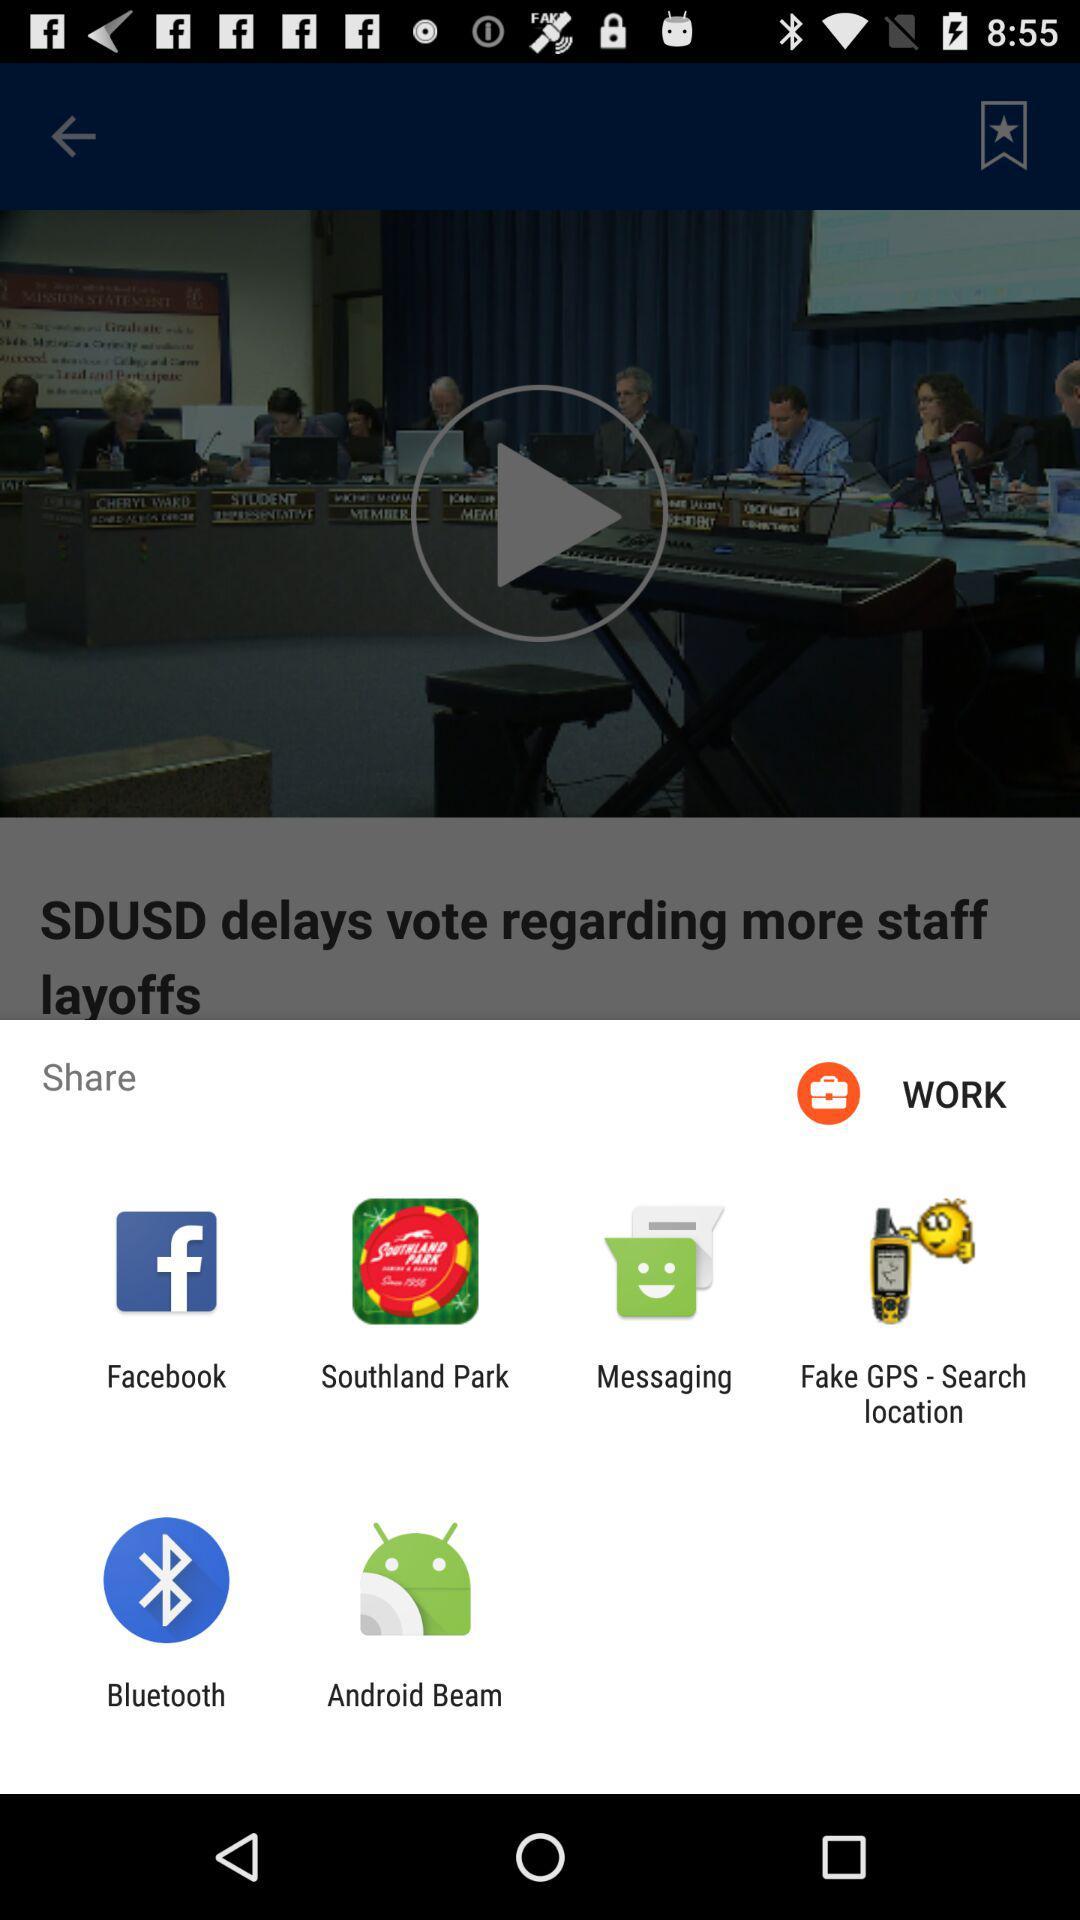 This screenshot has height=1920, width=1080. Describe the element at coordinates (913, 1392) in the screenshot. I see `the fake gps search app` at that location.